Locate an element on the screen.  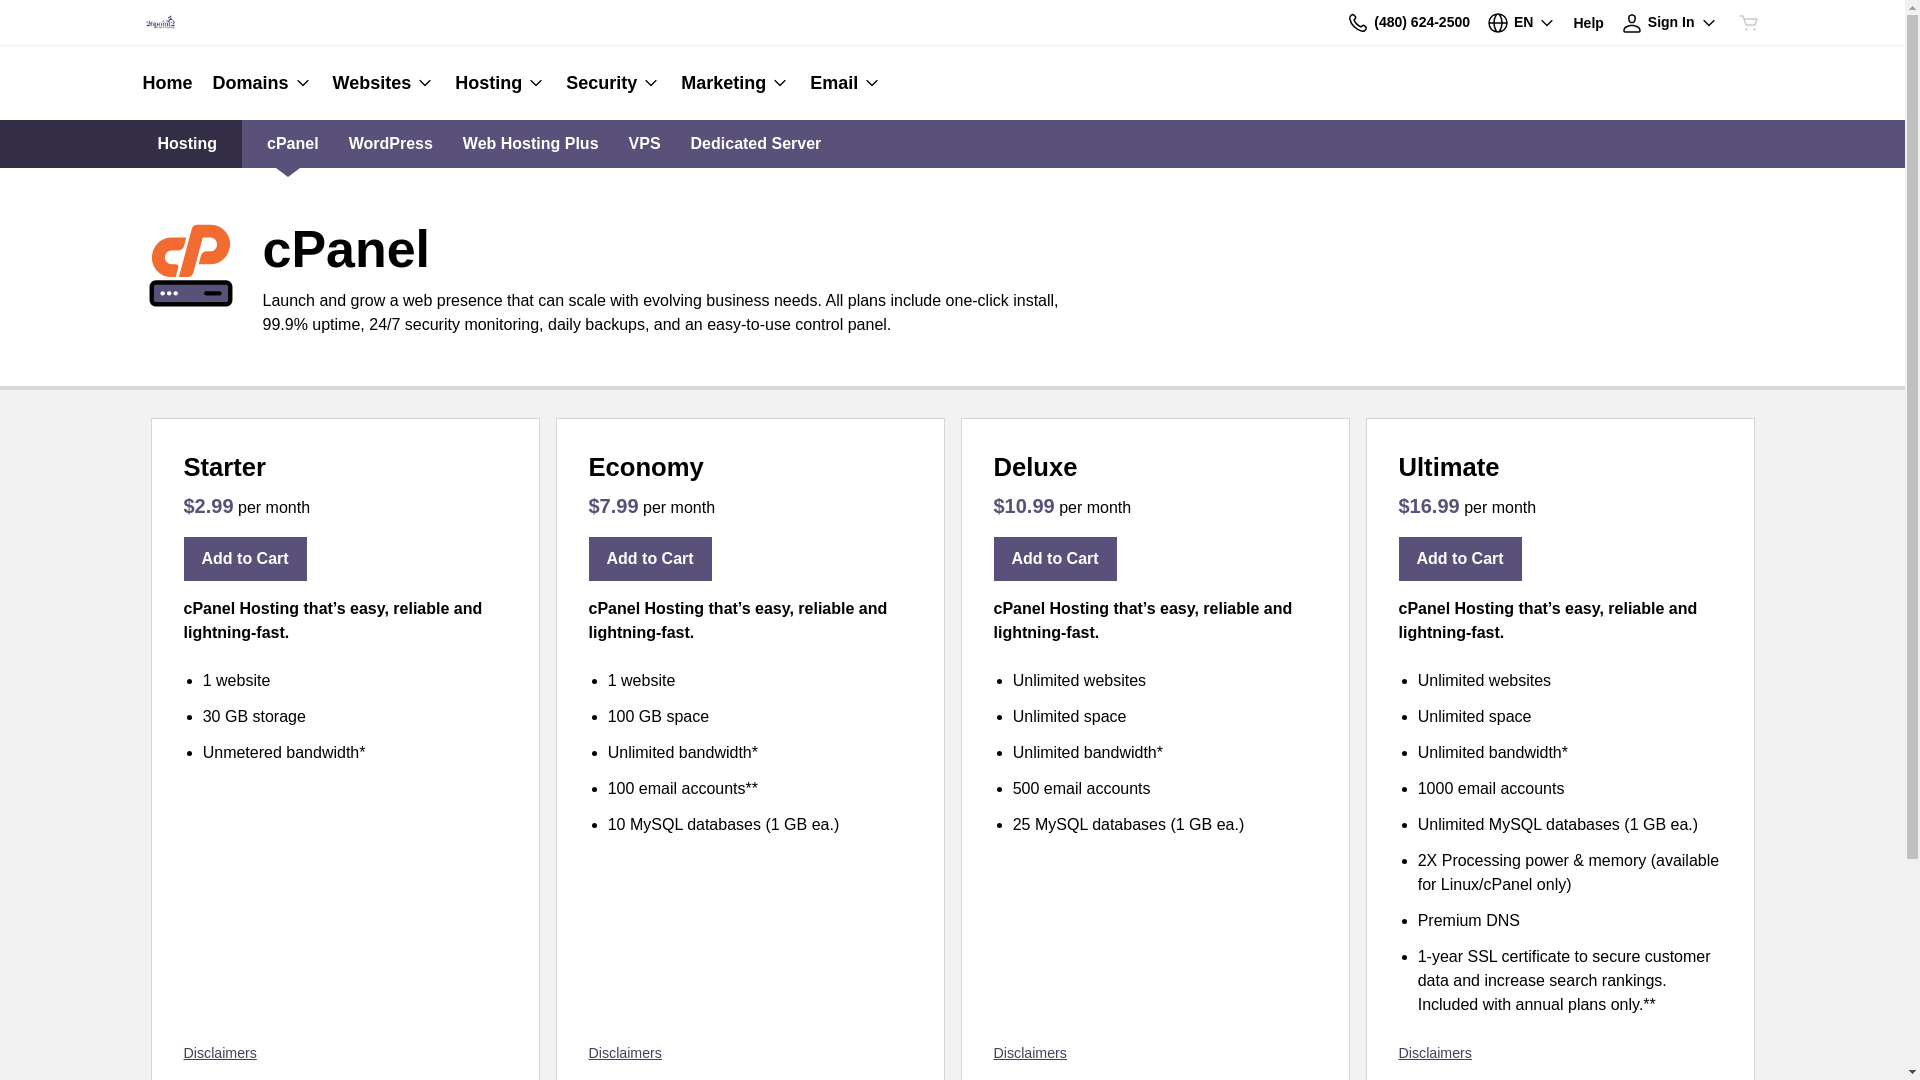
'WordPress' is located at coordinates (349, 142).